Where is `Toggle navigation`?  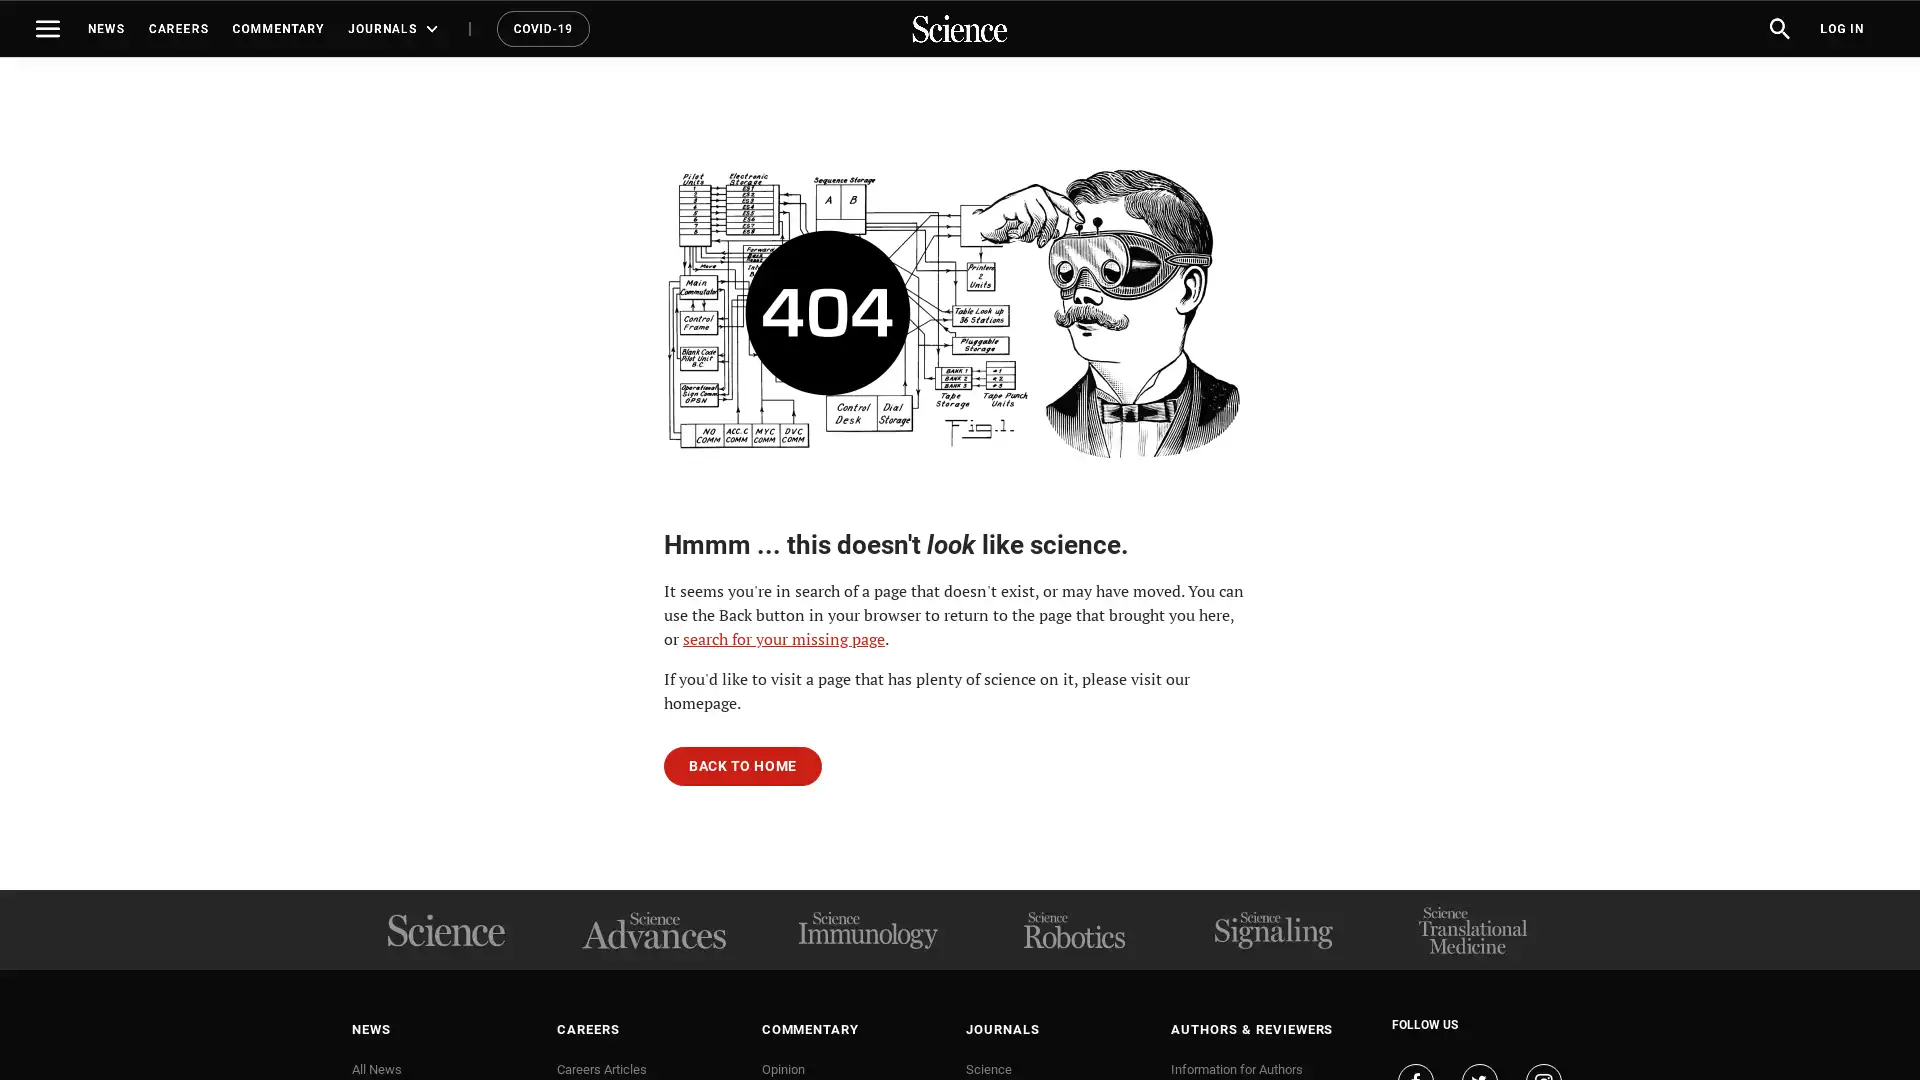 Toggle navigation is located at coordinates (48, 29).